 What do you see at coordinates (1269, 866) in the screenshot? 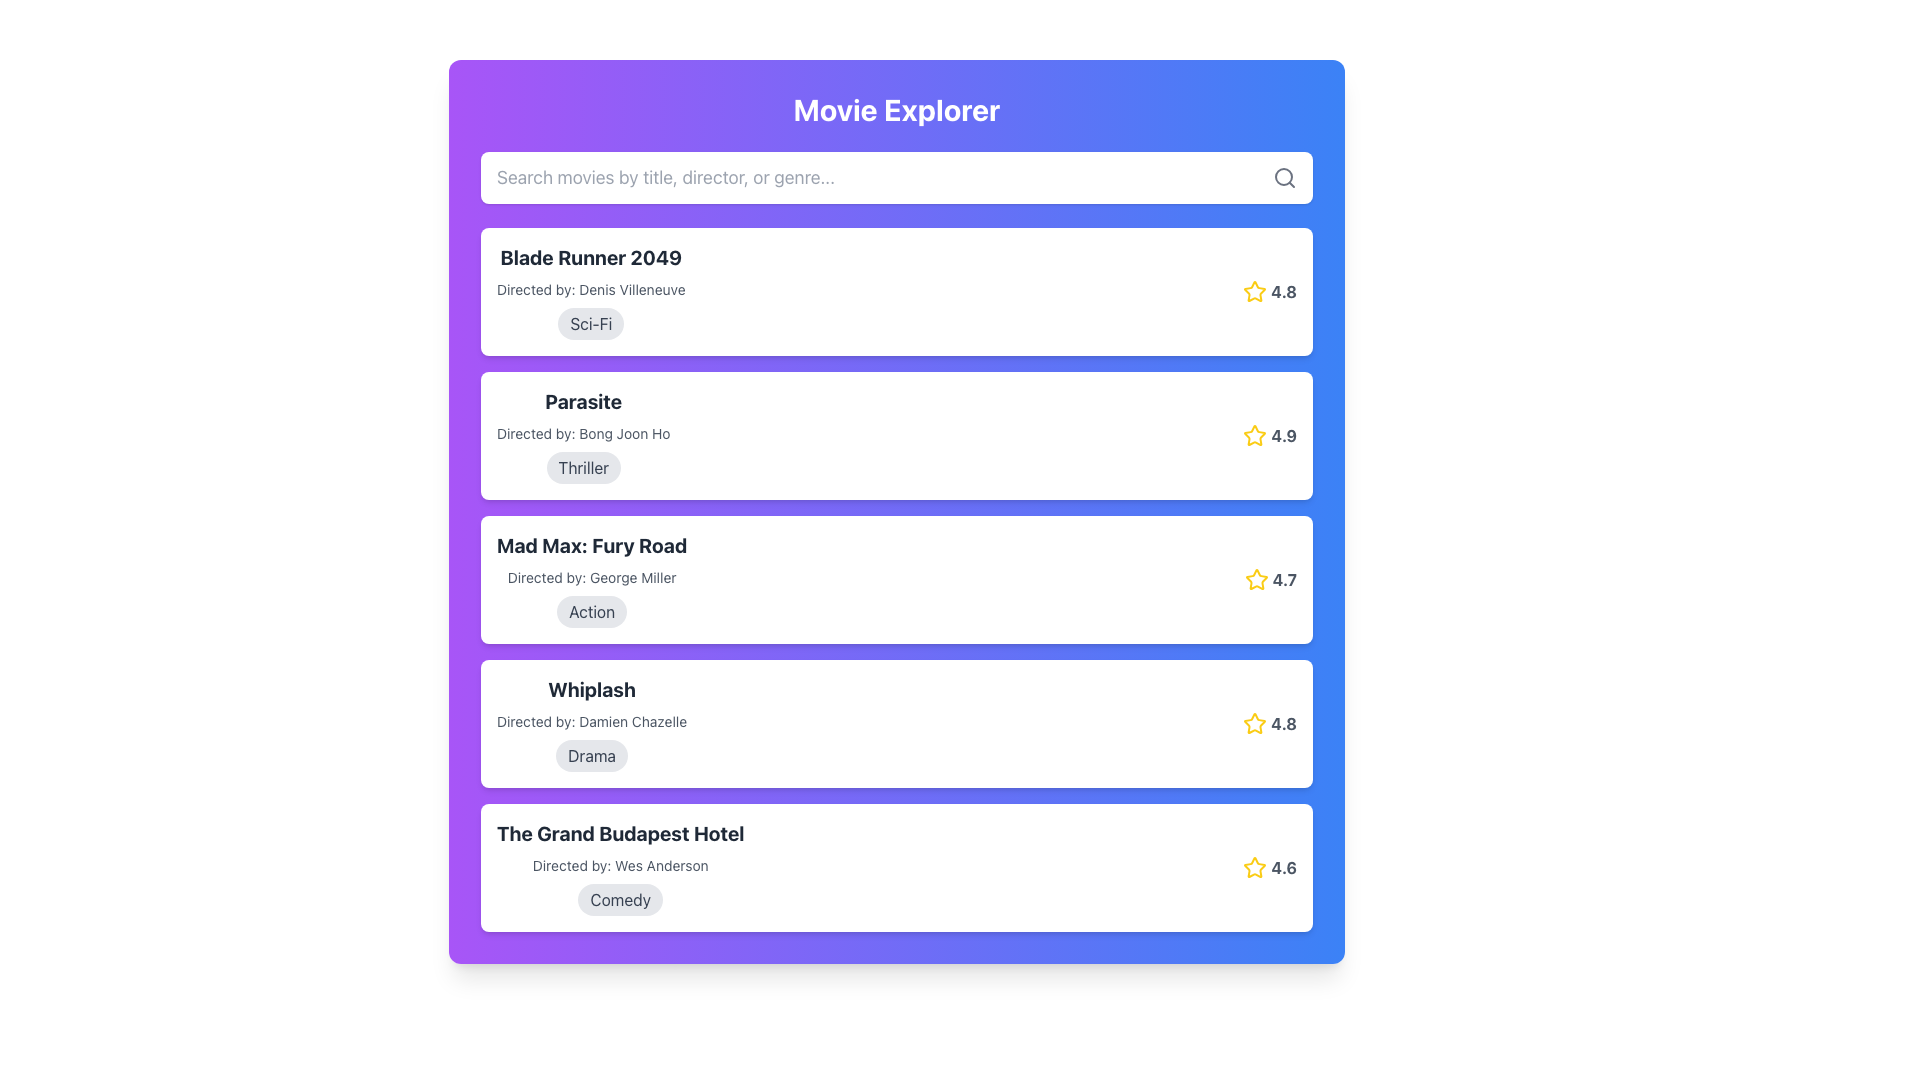
I see `the bold yellow star icon of the rating indicator displaying a rating of '4.6'` at bounding box center [1269, 866].